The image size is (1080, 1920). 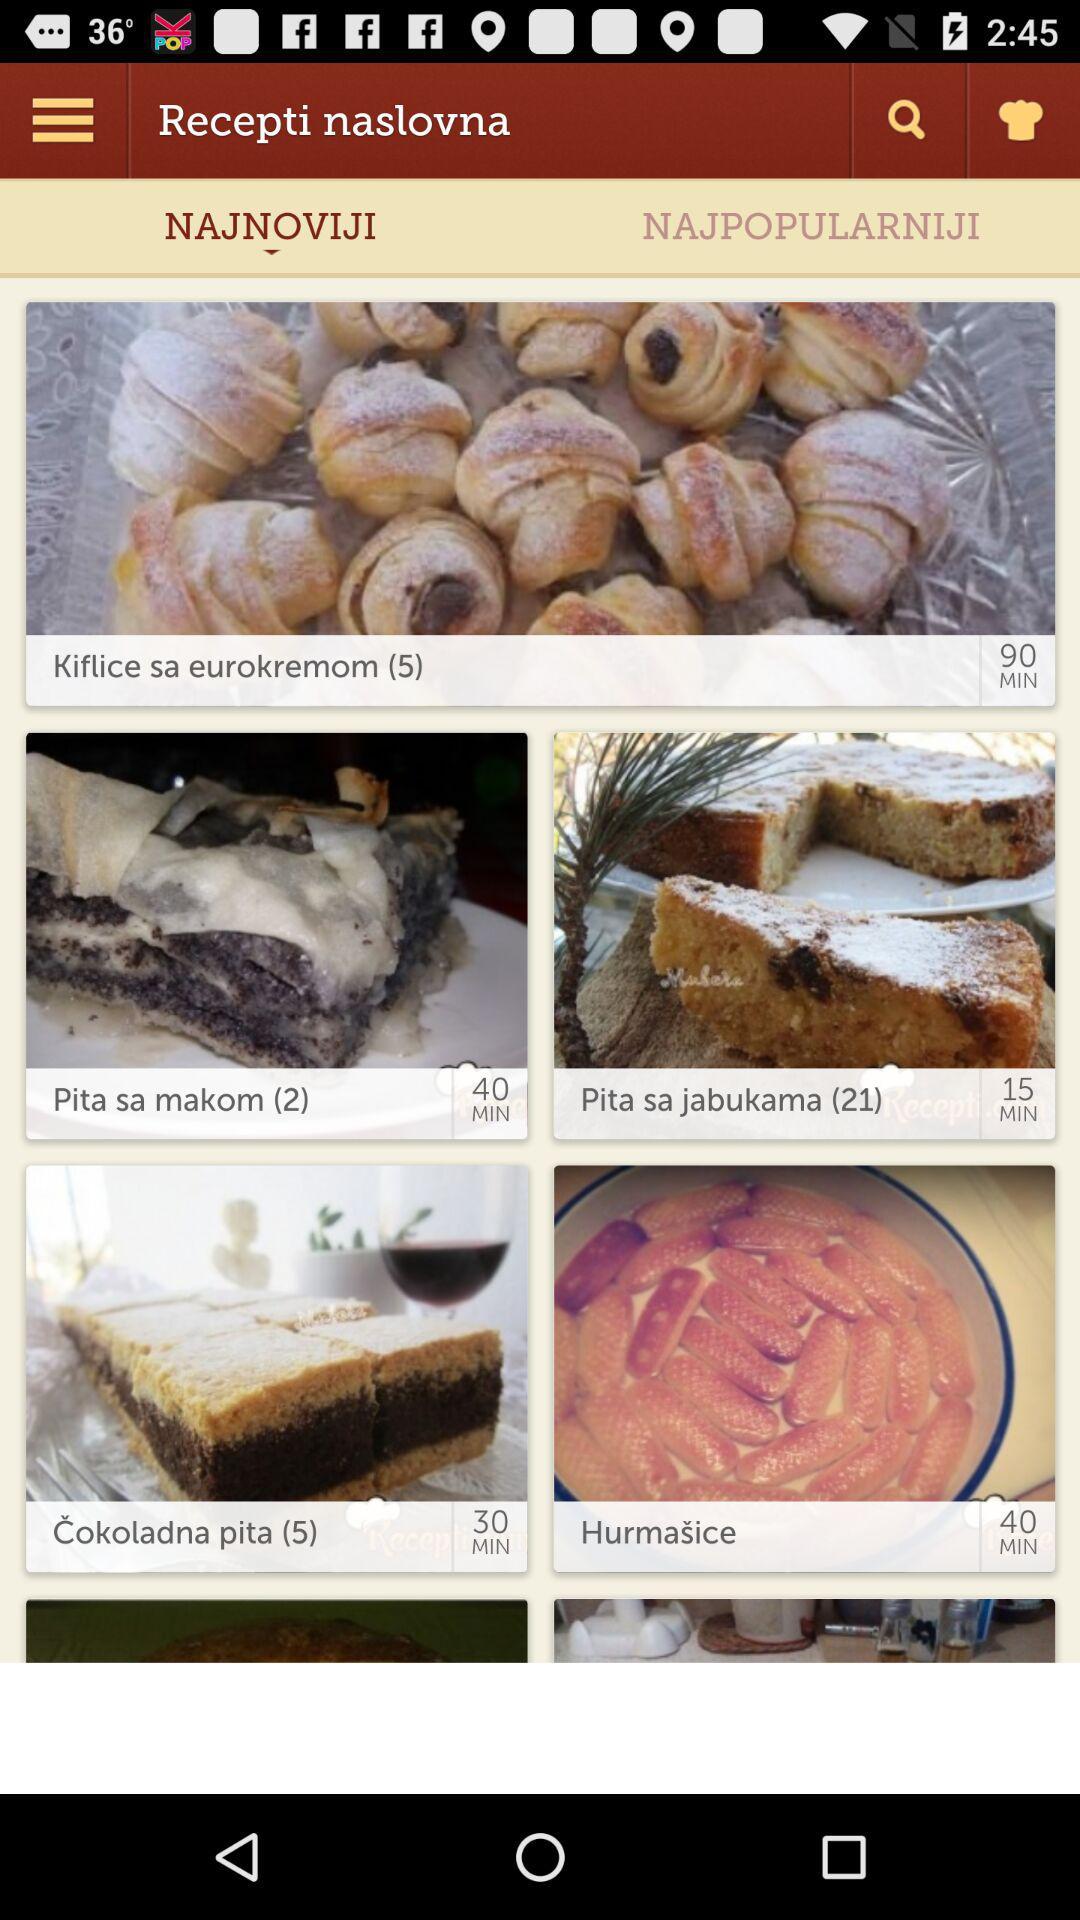 What do you see at coordinates (64, 119) in the screenshot?
I see `menu option` at bounding box center [64, 119].